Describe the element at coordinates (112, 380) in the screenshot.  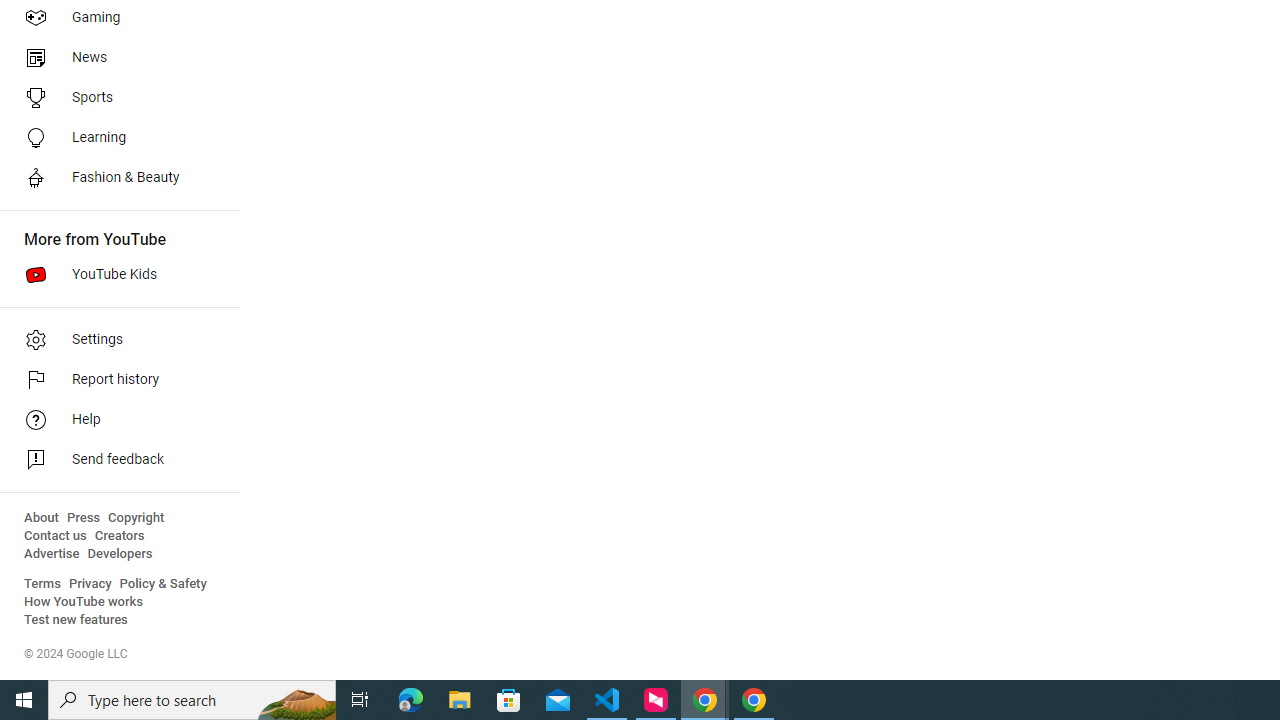
I see `'Report history'` at that location.